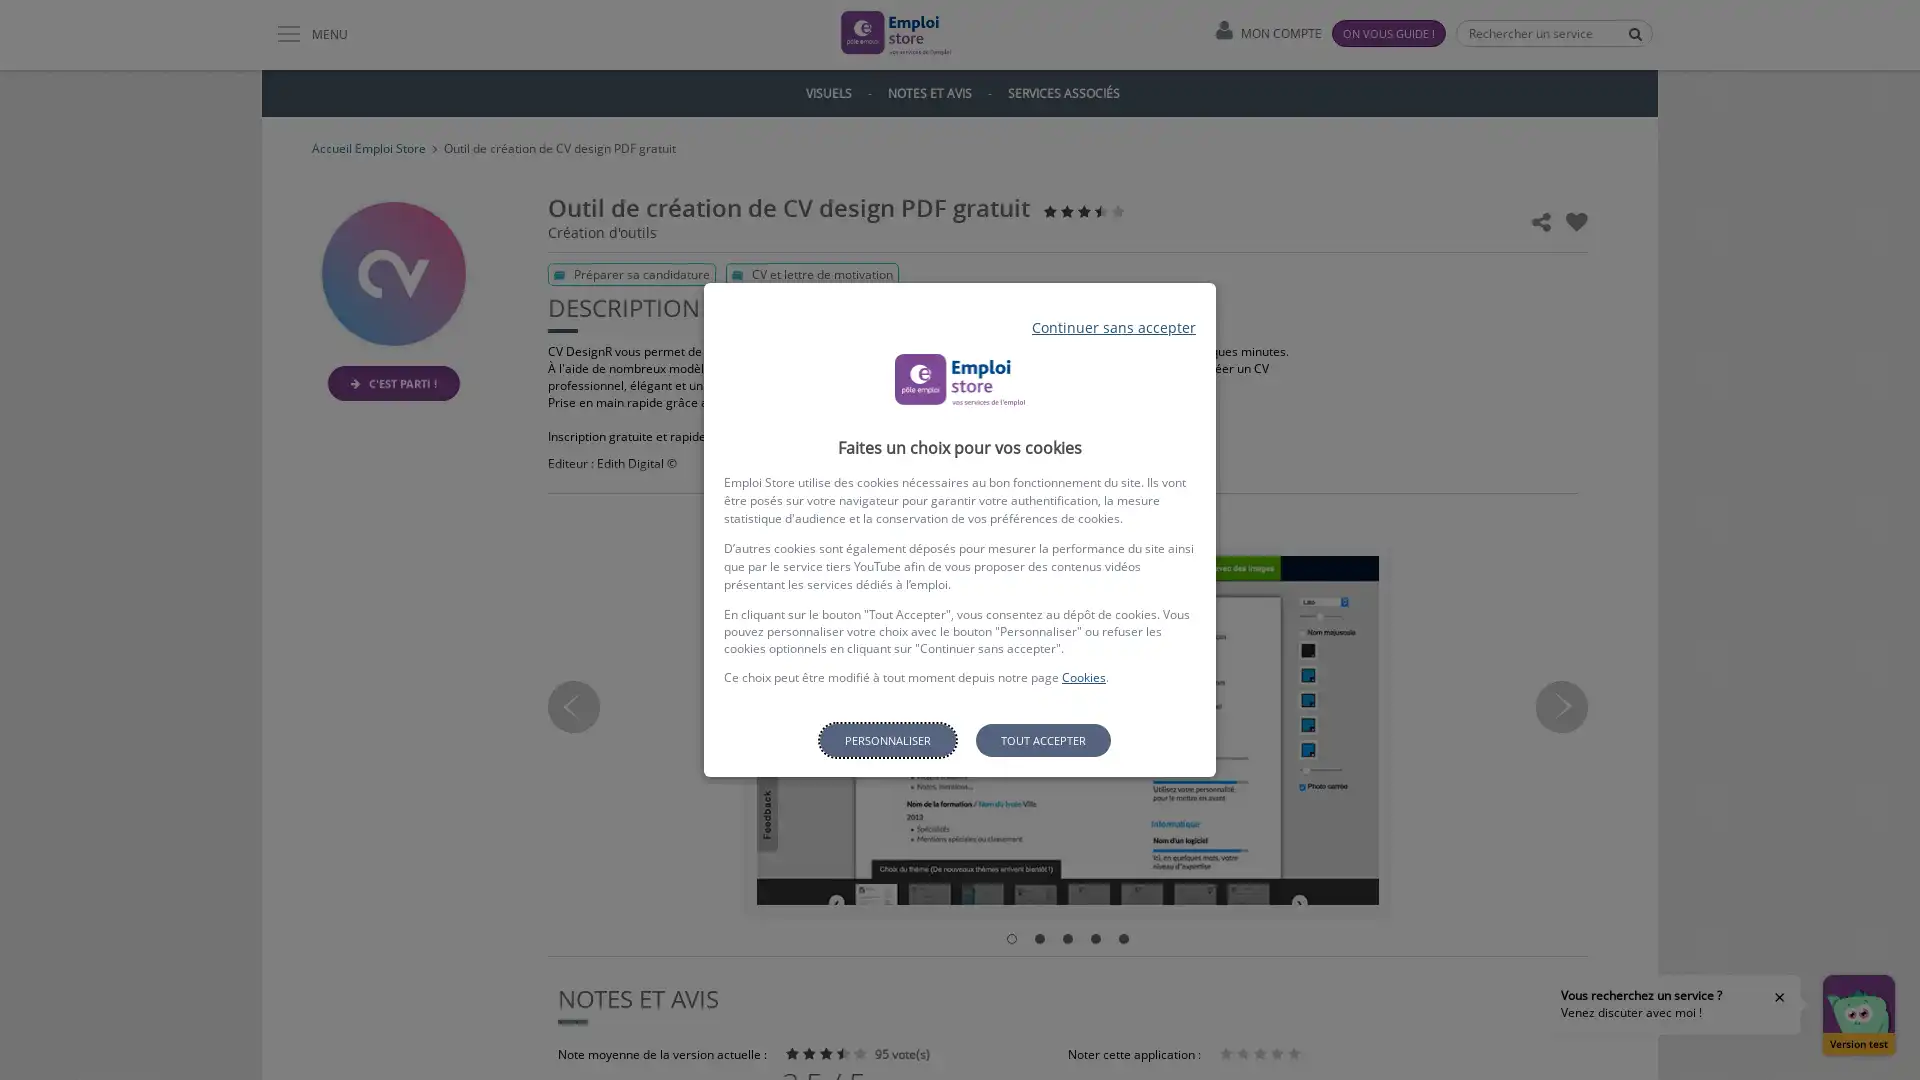 This screenshot has width=1920, height=1080. I want to click on AUTORISER, so click(1087, 804).